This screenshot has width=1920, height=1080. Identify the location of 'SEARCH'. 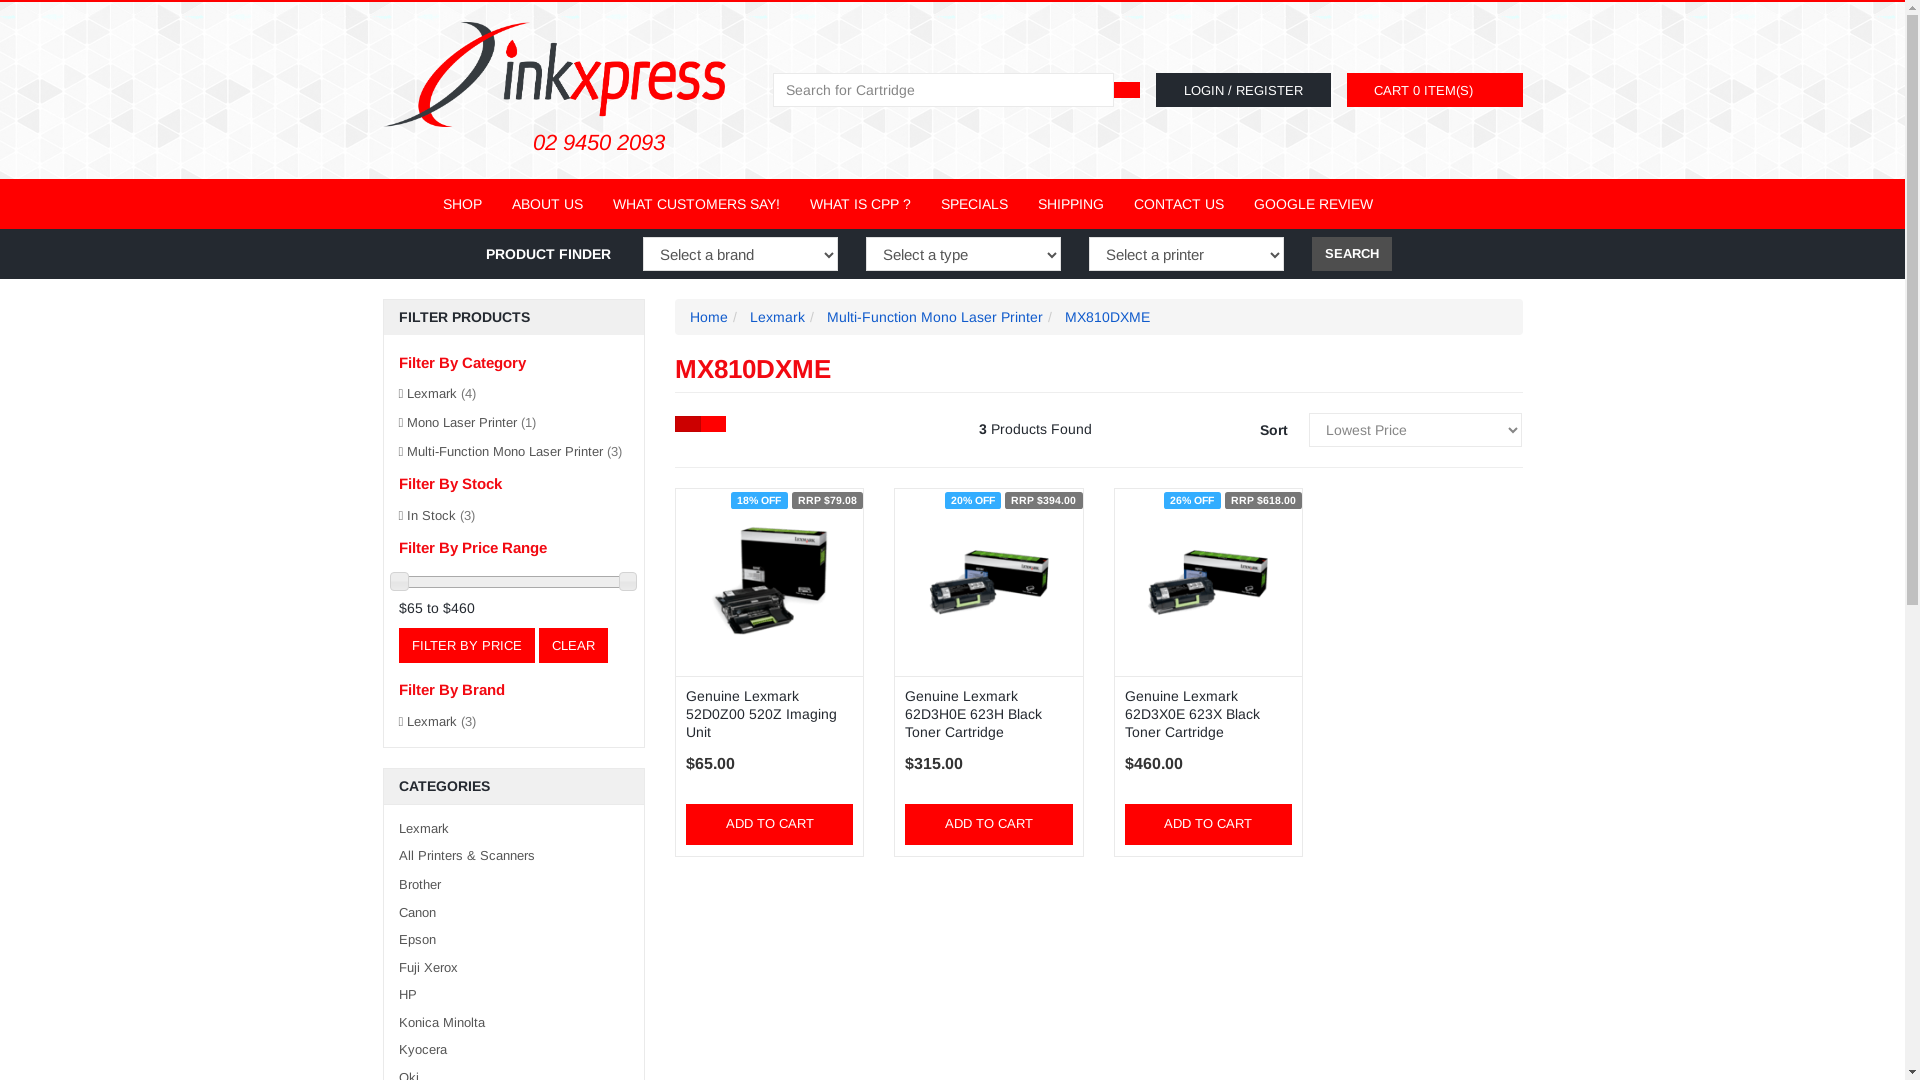
(1352, 253).